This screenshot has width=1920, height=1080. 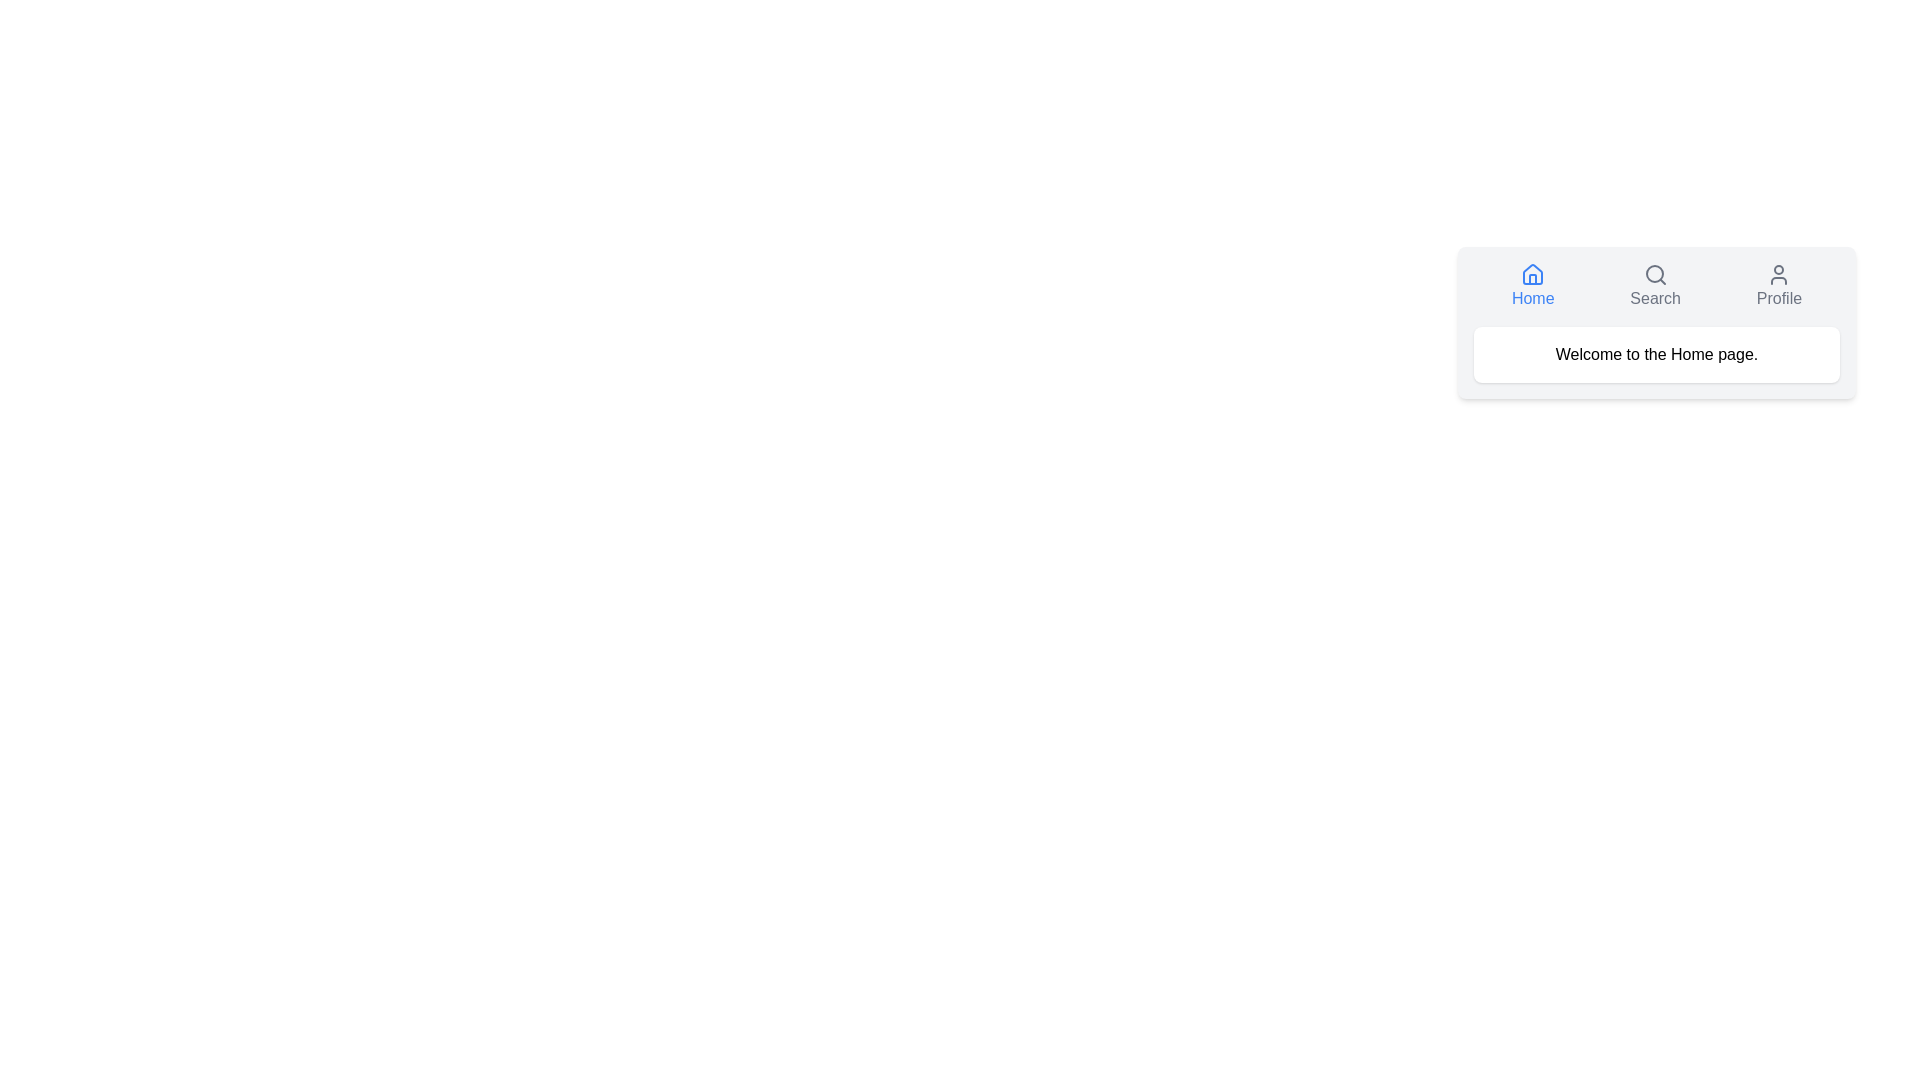 What do you see at coordinates (1655, 299) in the screenshot?
I see `the Text Label that indicates a search function, located in the navigation bar between the 'Home' and 'Profile' sections` at bounding box center [1655, 299].